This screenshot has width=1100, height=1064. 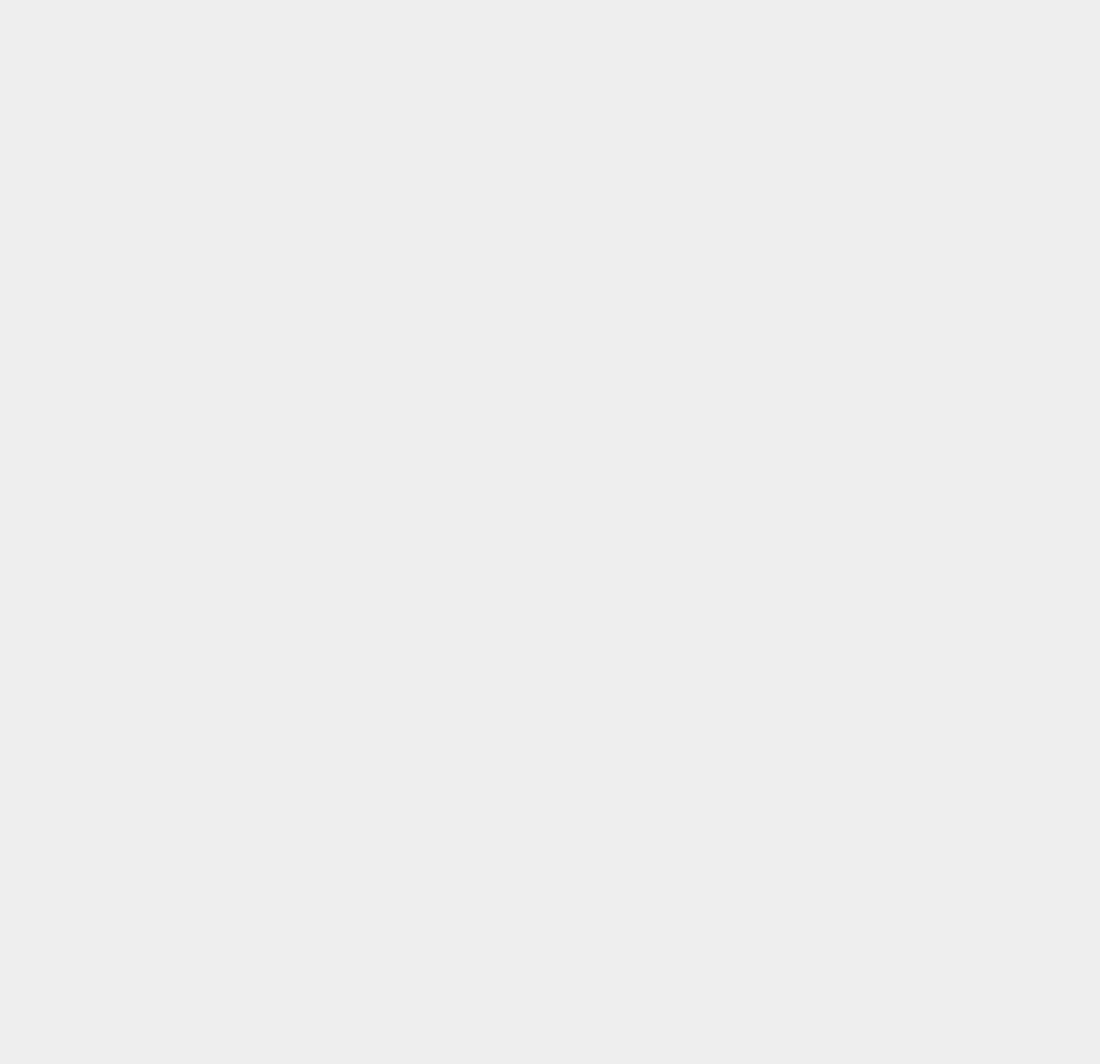 What do you see at coordinates (805, 307) in the screenshot?
I see `'iOS 6.1.3'` at bounding box center [805, 307].